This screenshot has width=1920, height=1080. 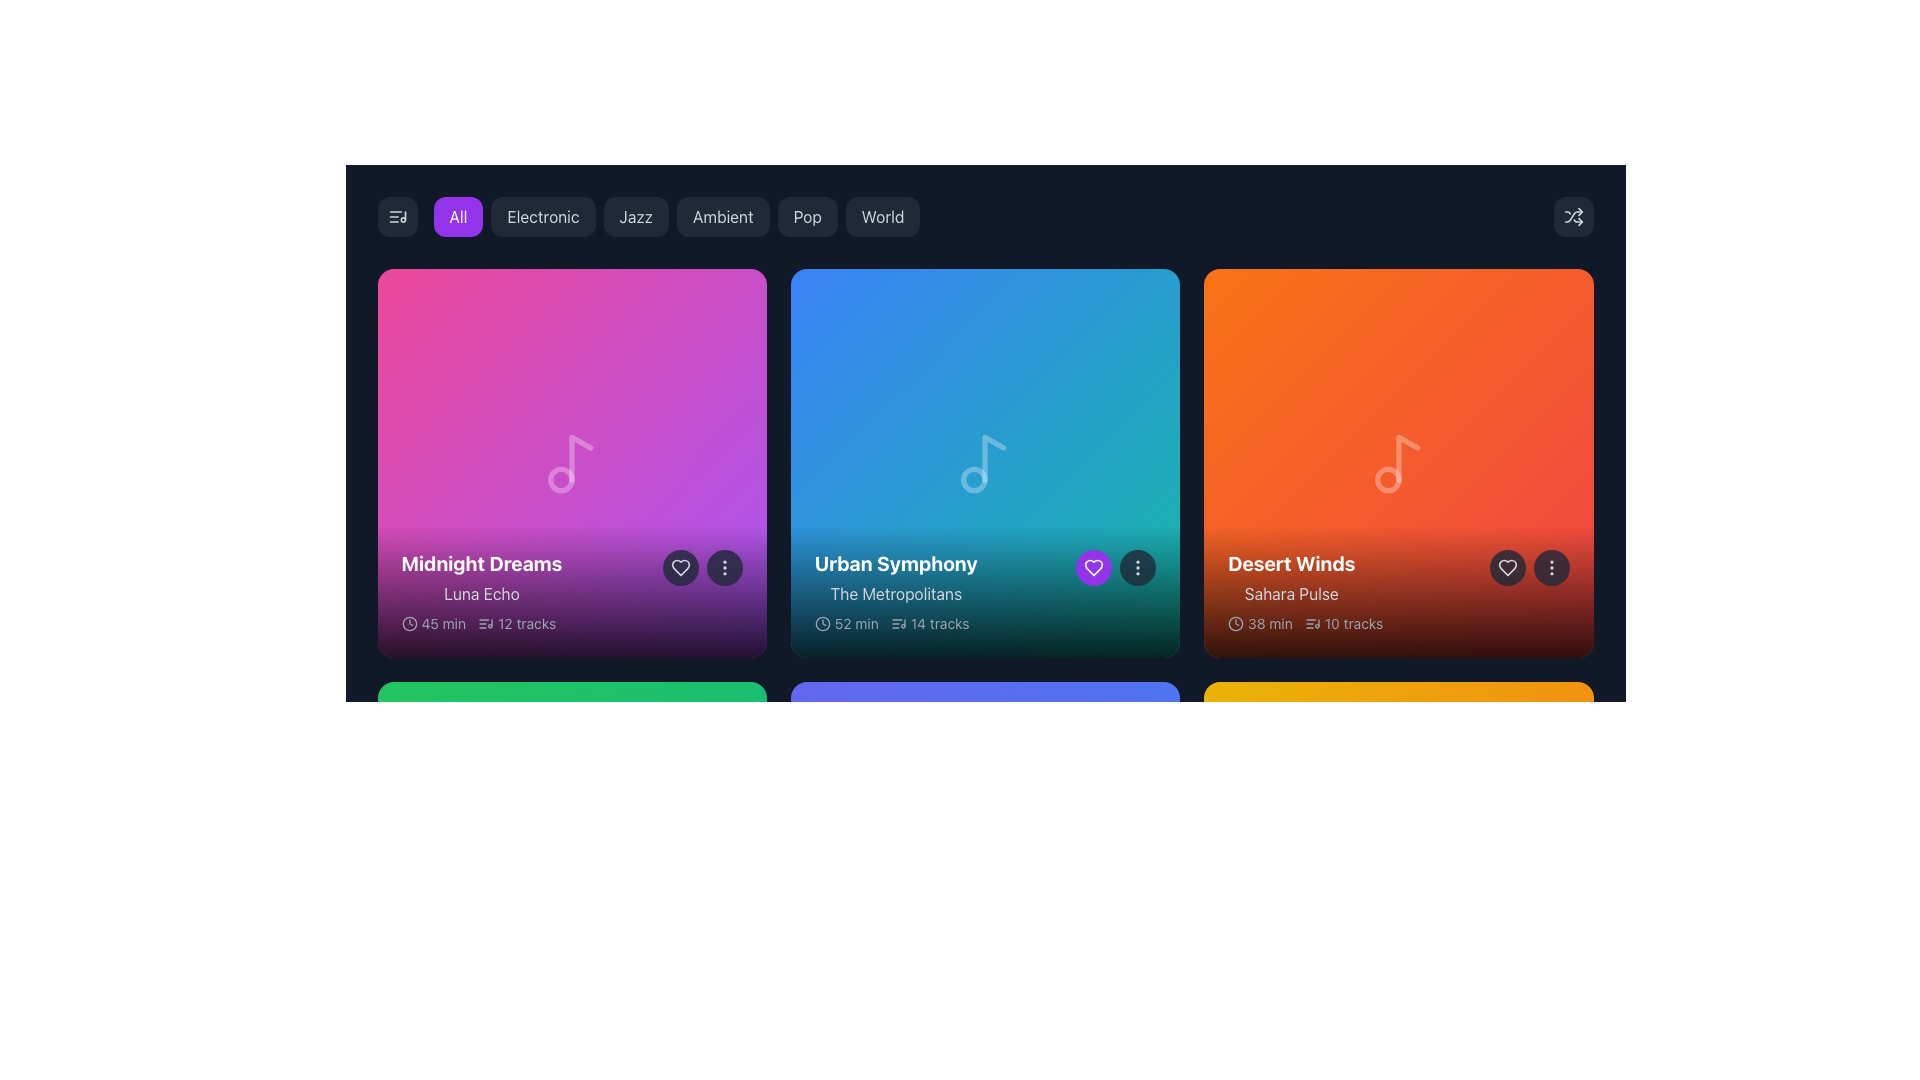 What do you see at coordinates (634, 216) in the screenshot?
I see `the third button from the left in the top section of the interface to filter content by the 'Jazz' genre` at bounding box center [634, 216].